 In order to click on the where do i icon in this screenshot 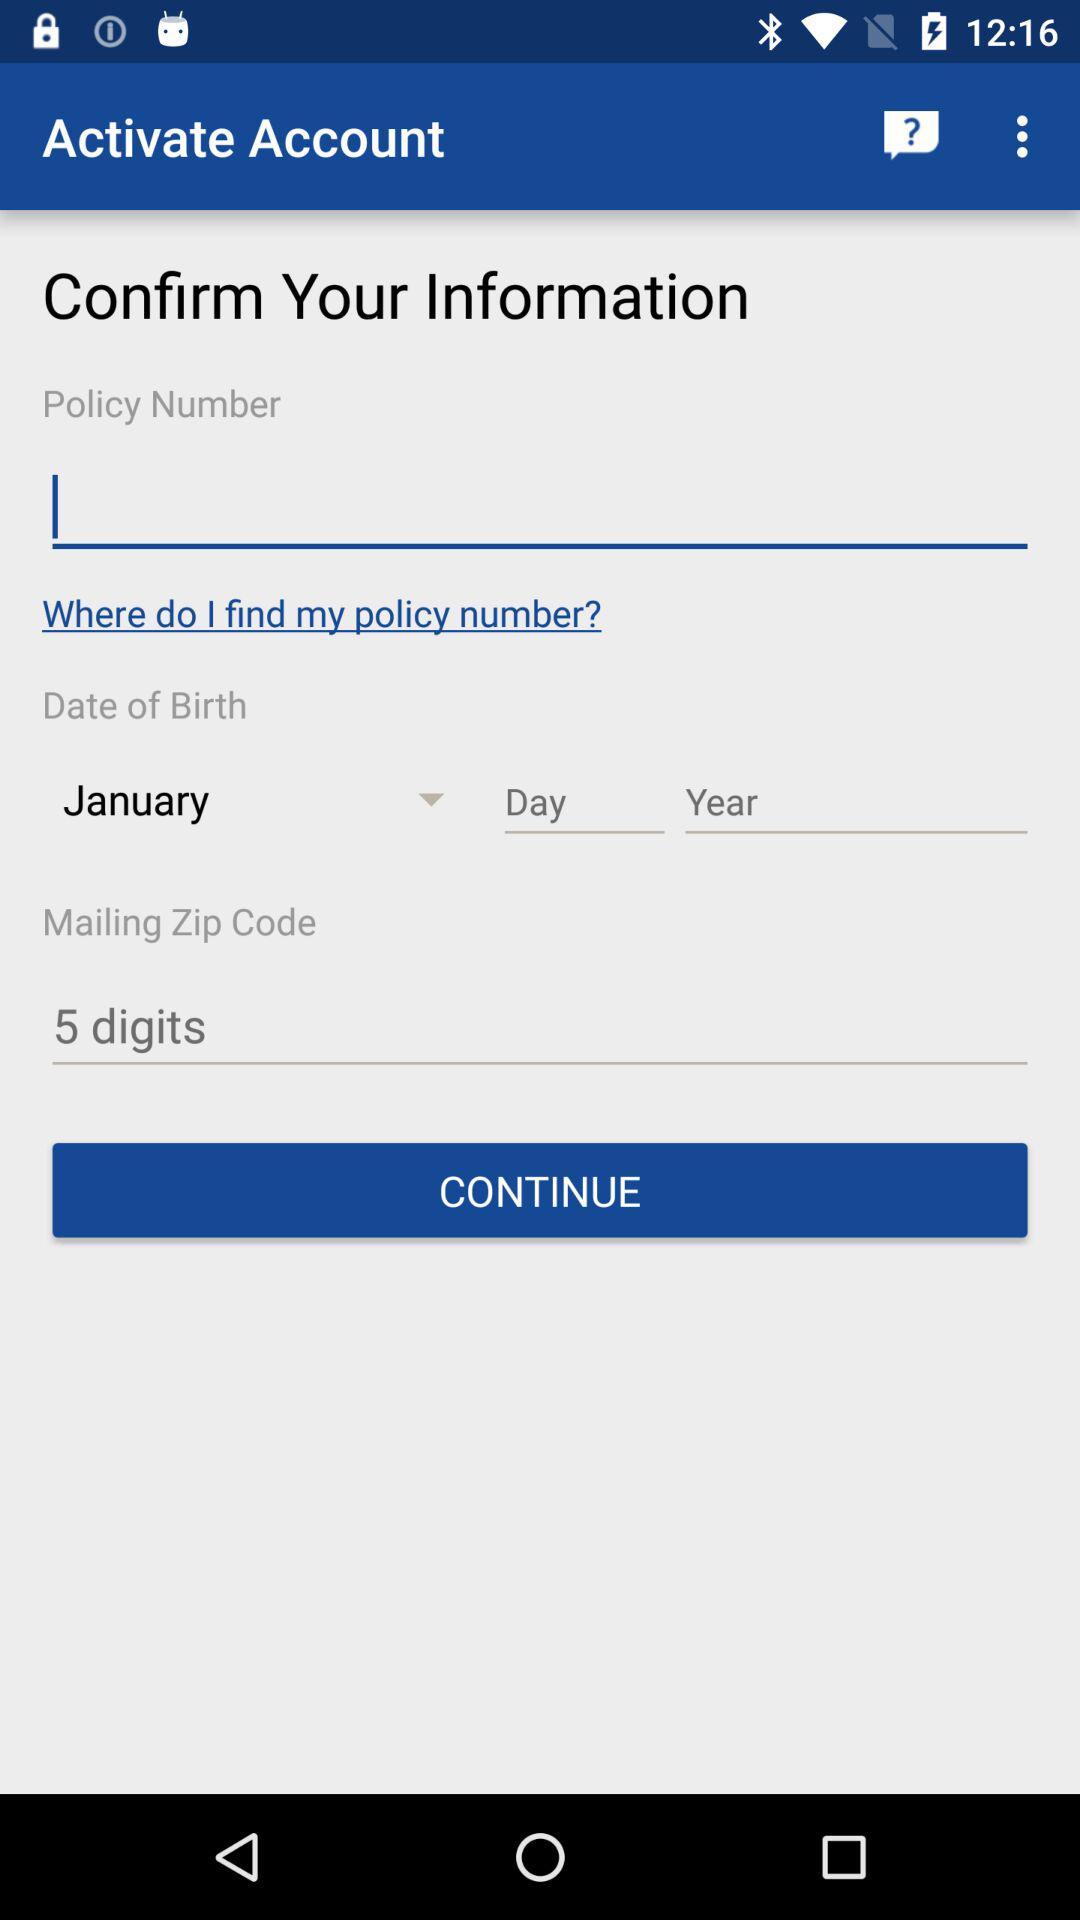, I will do `click(320, 611)`.